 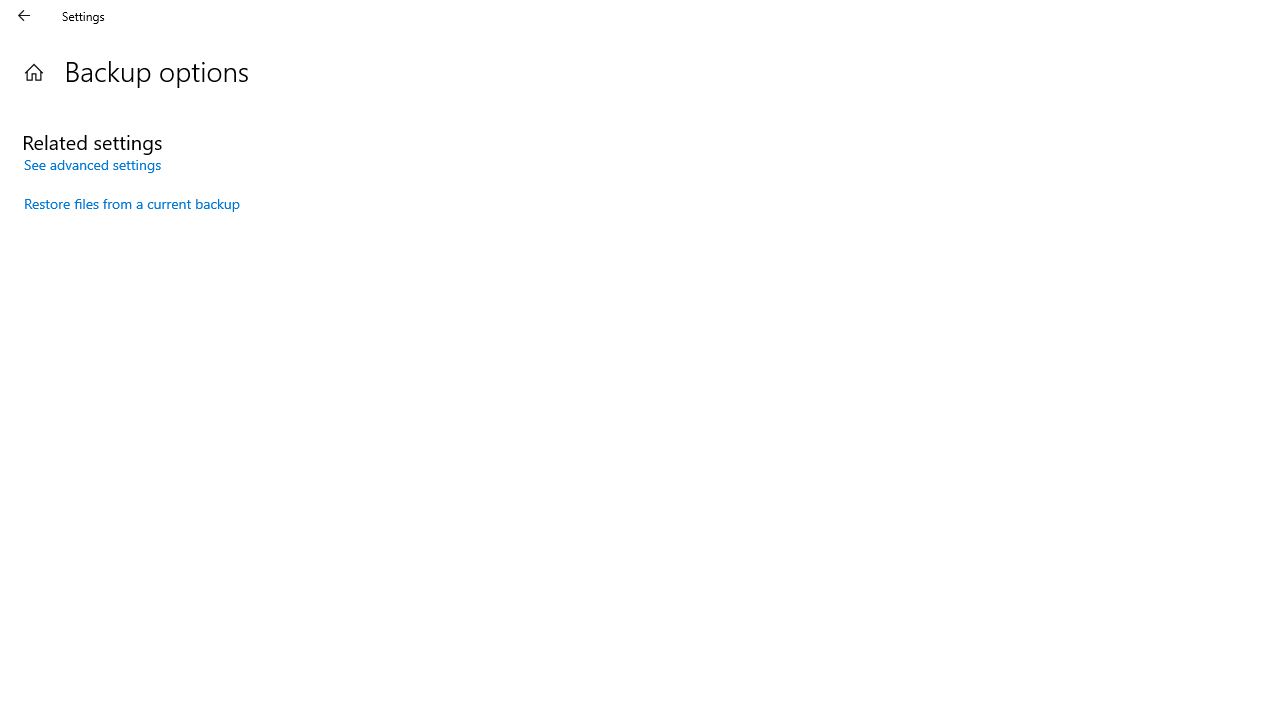 I want to click on 'Home', so click(x=33, y=71).